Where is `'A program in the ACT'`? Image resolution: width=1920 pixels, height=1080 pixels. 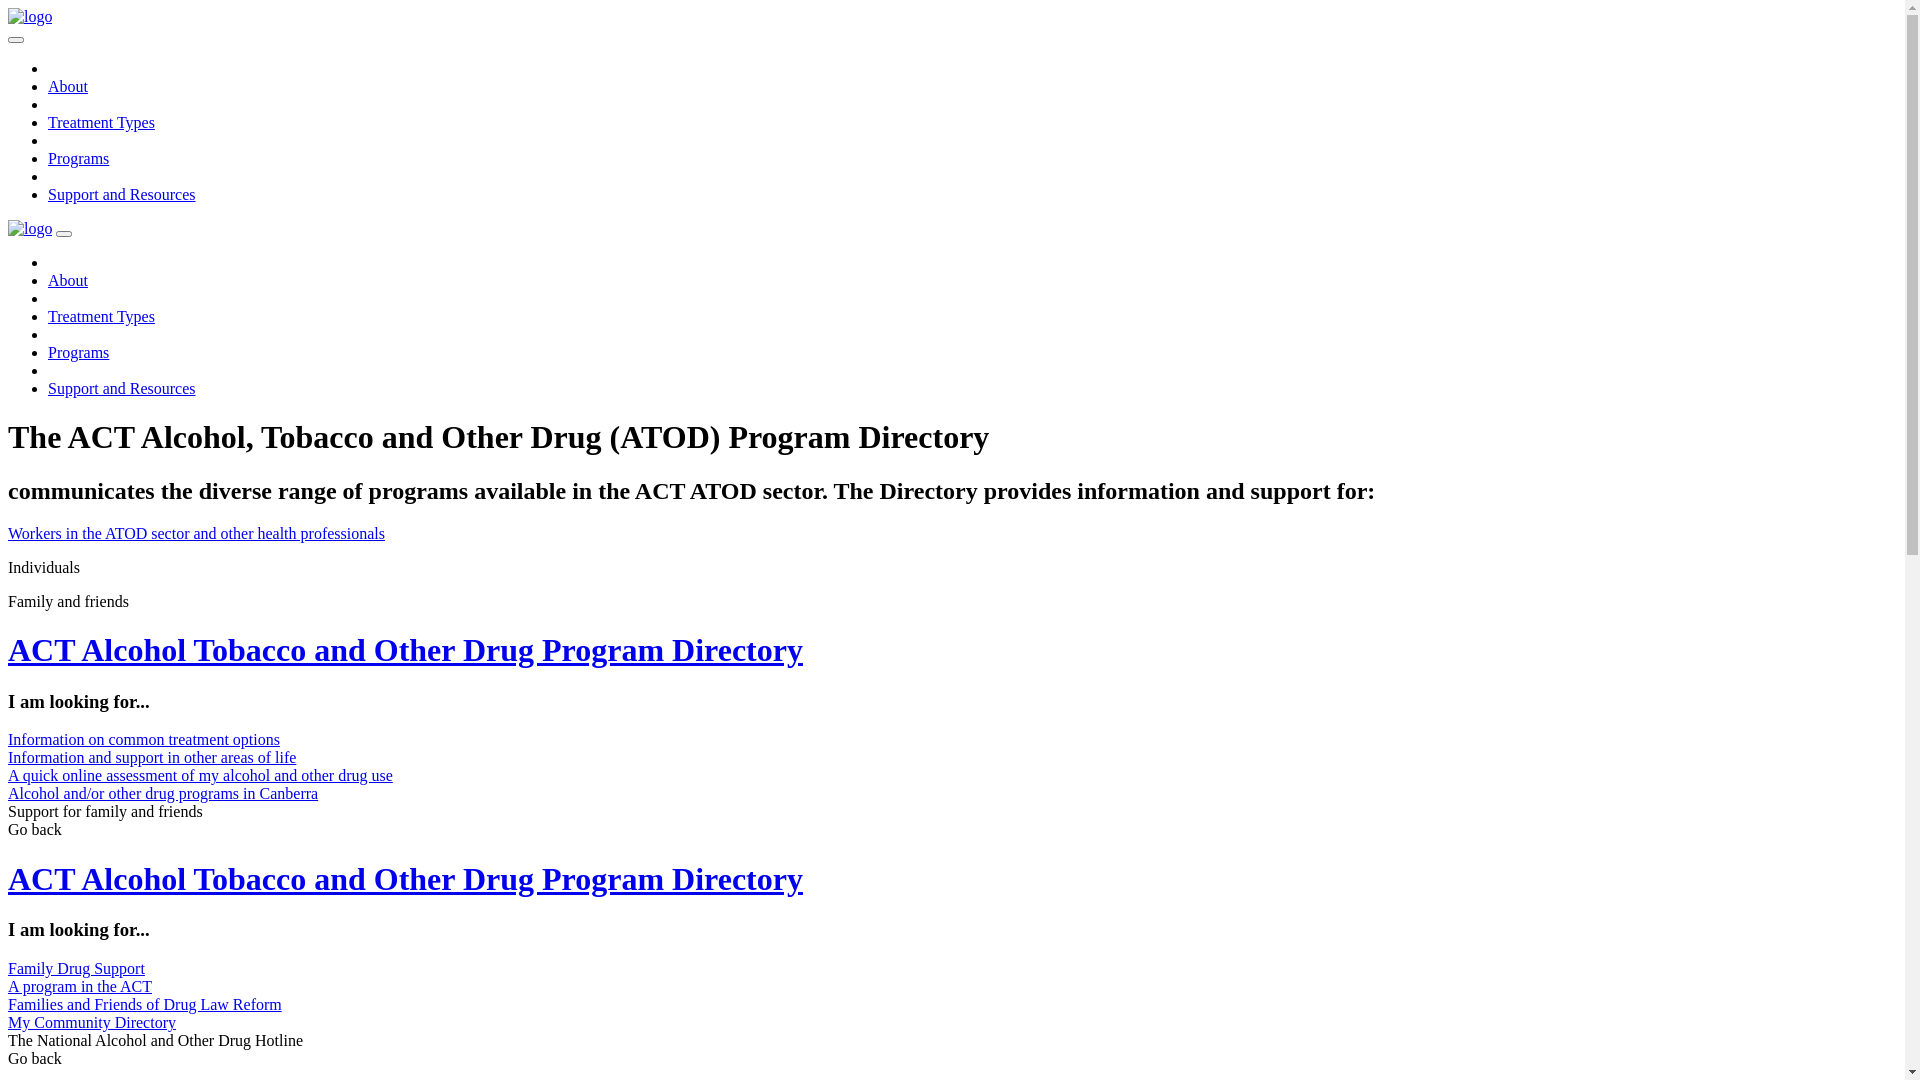 'A program in the ACT' is located at coordinates (80, 985).